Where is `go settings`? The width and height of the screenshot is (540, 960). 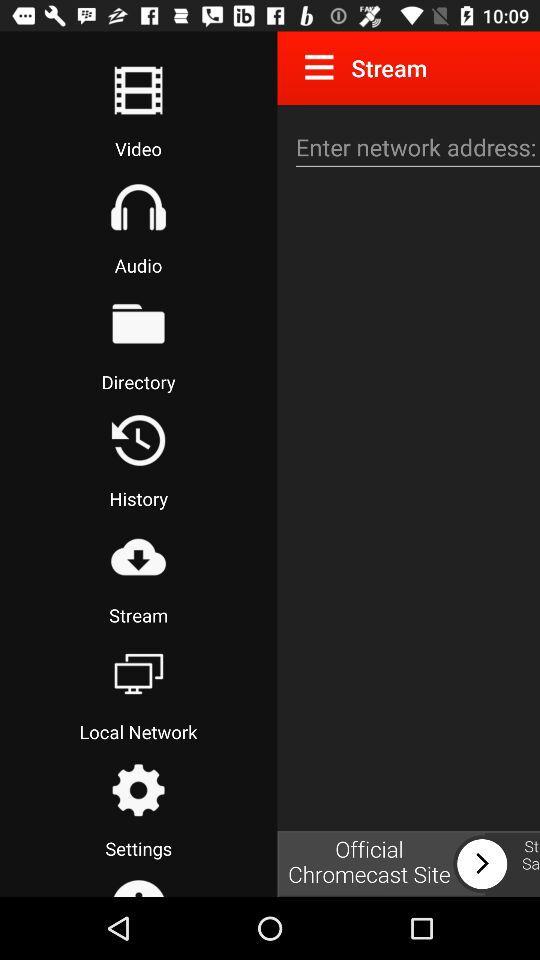 go settings is located at coordinates (137, 790).